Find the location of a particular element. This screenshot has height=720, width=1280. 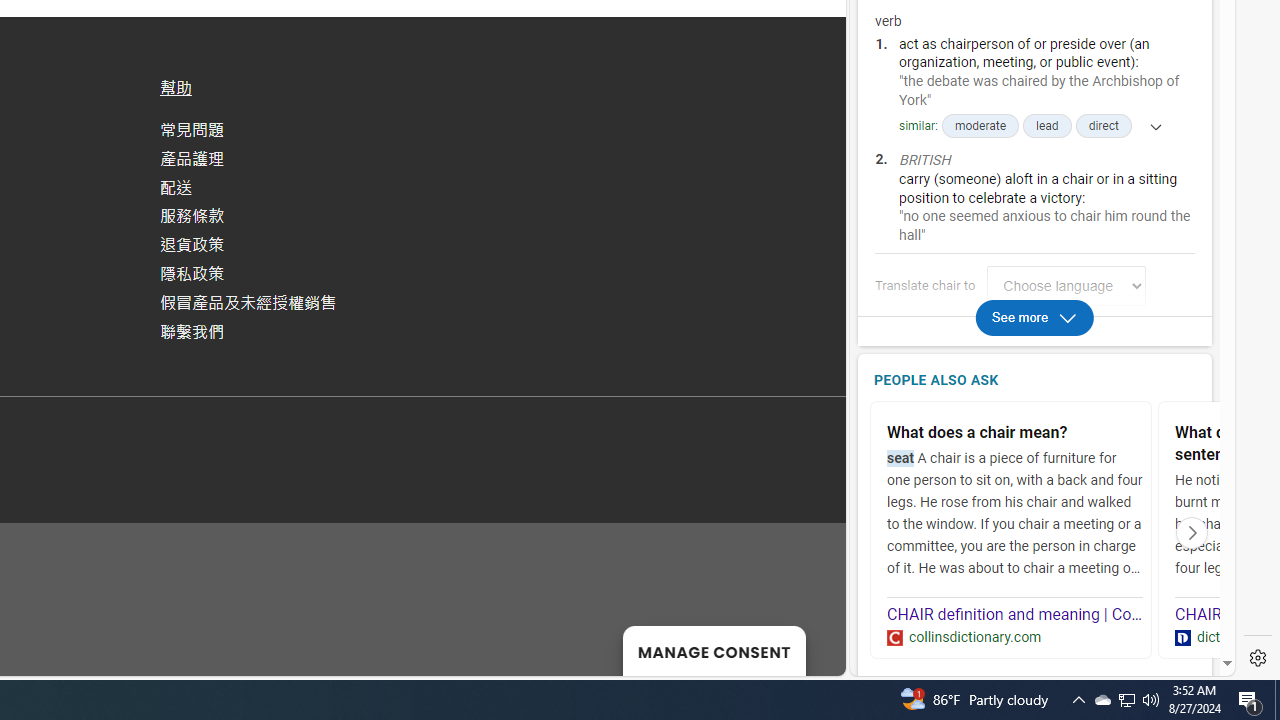

'Translate chair to Choose language' is located at coordinates (1065, 286).